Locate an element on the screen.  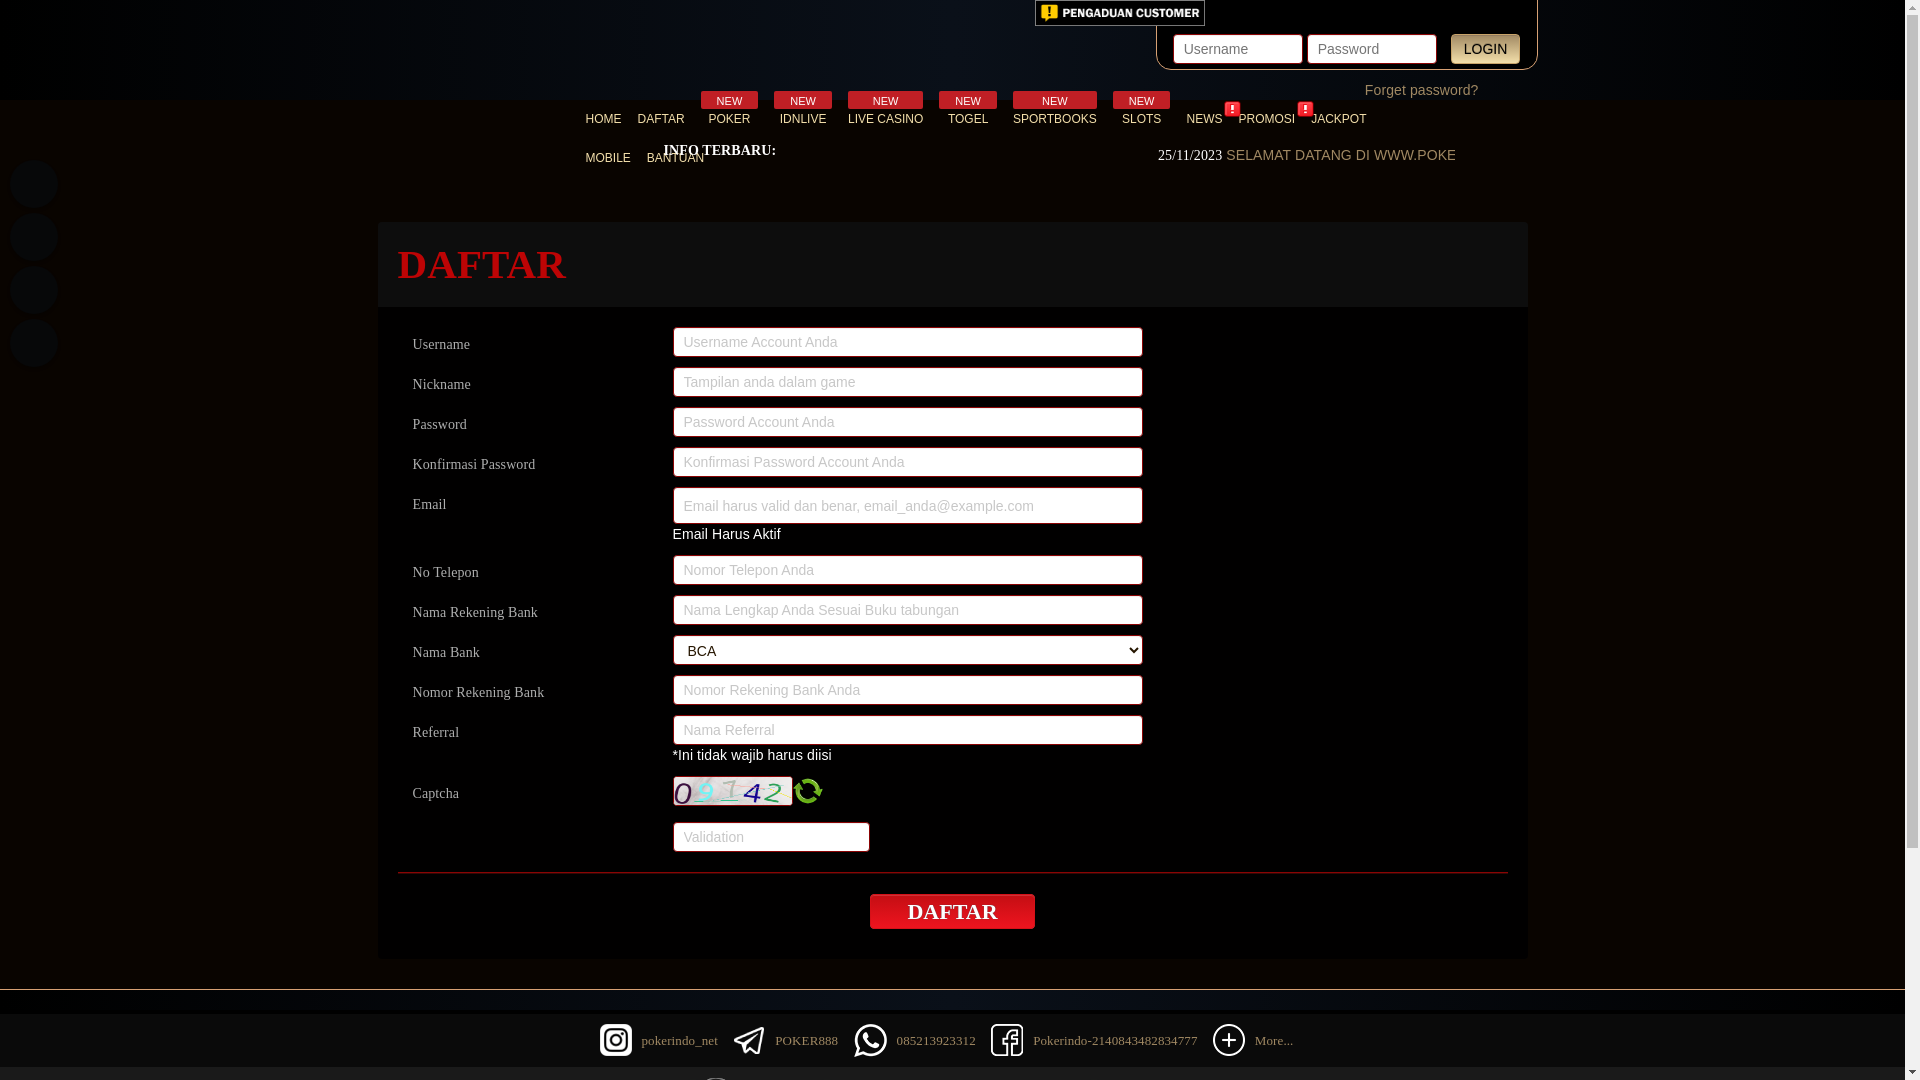
'POKER888' is located at coordinates (773, 1039).